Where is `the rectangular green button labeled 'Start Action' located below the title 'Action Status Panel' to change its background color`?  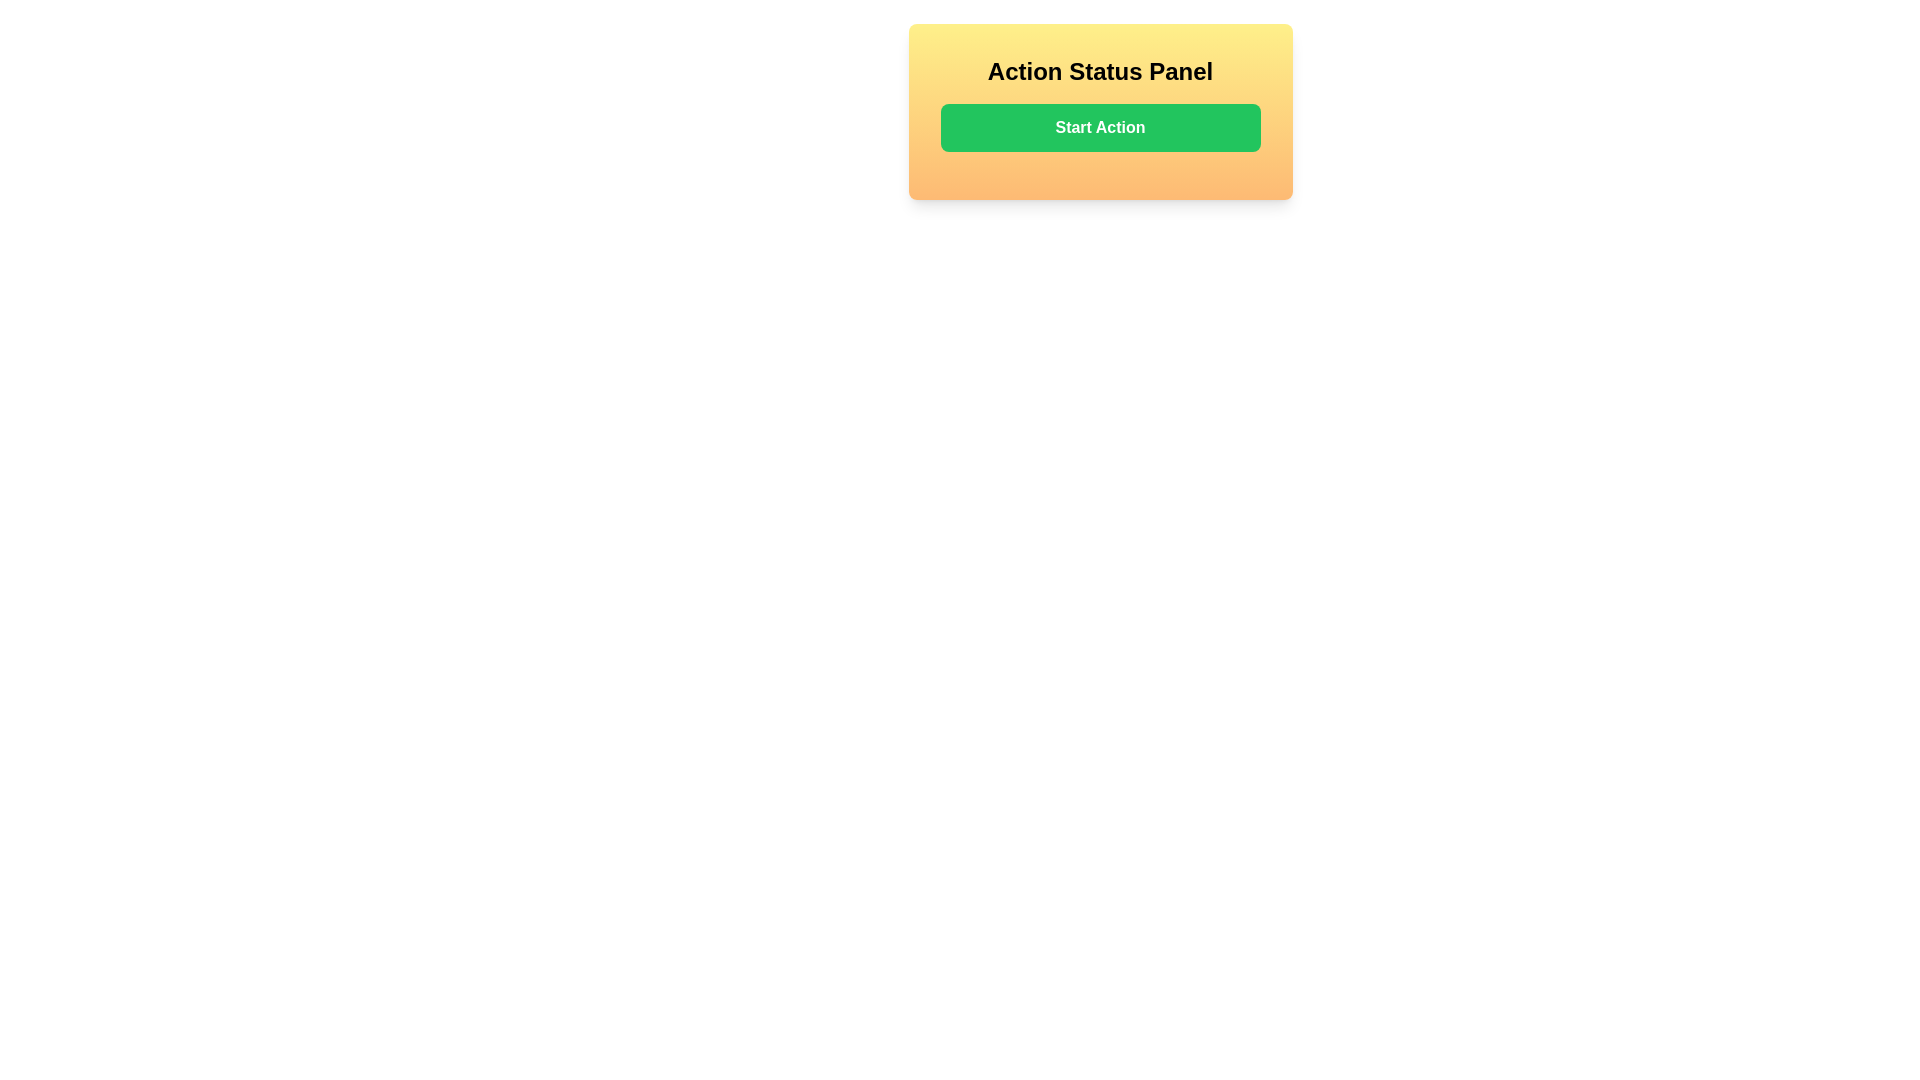 the rectangular green button labeled 'Start Action' located below the title 'Action Status Panel' to change its background color is located at coordinates (1099, 127).